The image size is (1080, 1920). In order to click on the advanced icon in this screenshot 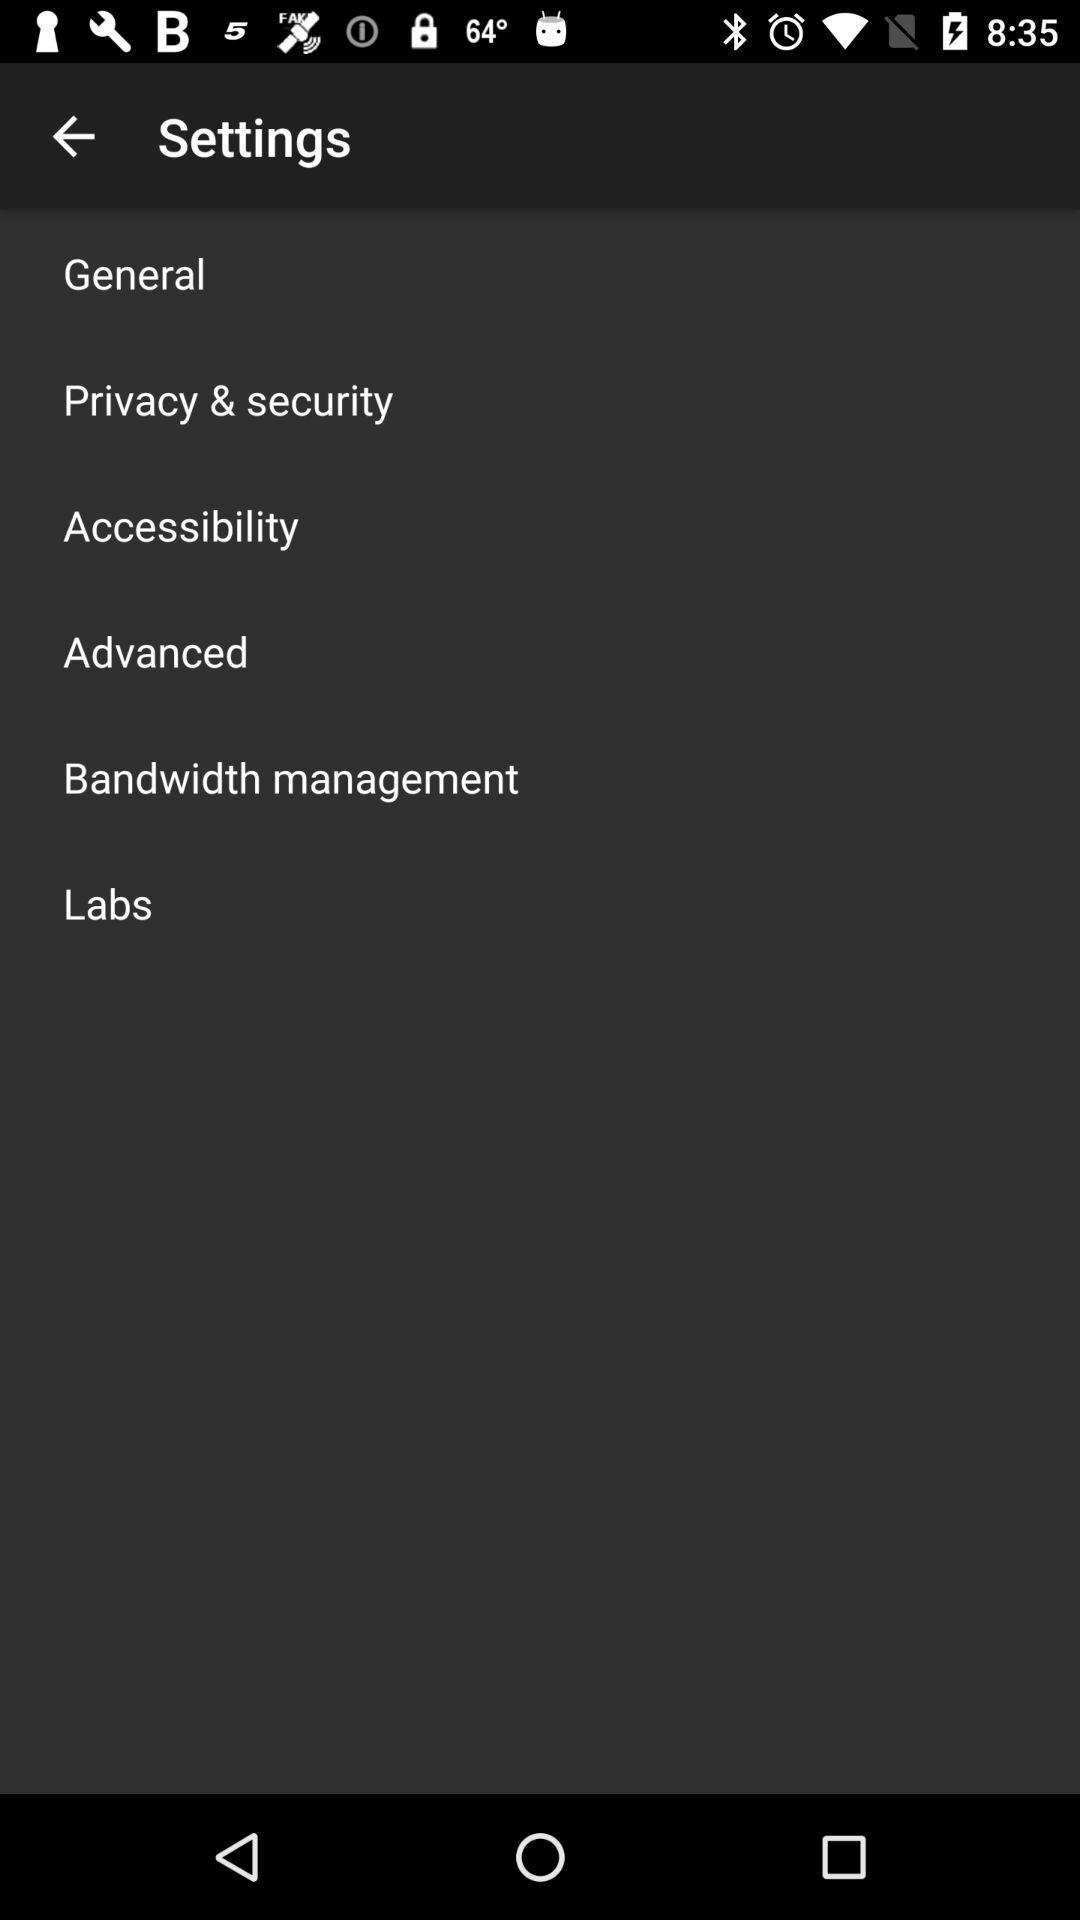, I will do `click(154, 651)`.